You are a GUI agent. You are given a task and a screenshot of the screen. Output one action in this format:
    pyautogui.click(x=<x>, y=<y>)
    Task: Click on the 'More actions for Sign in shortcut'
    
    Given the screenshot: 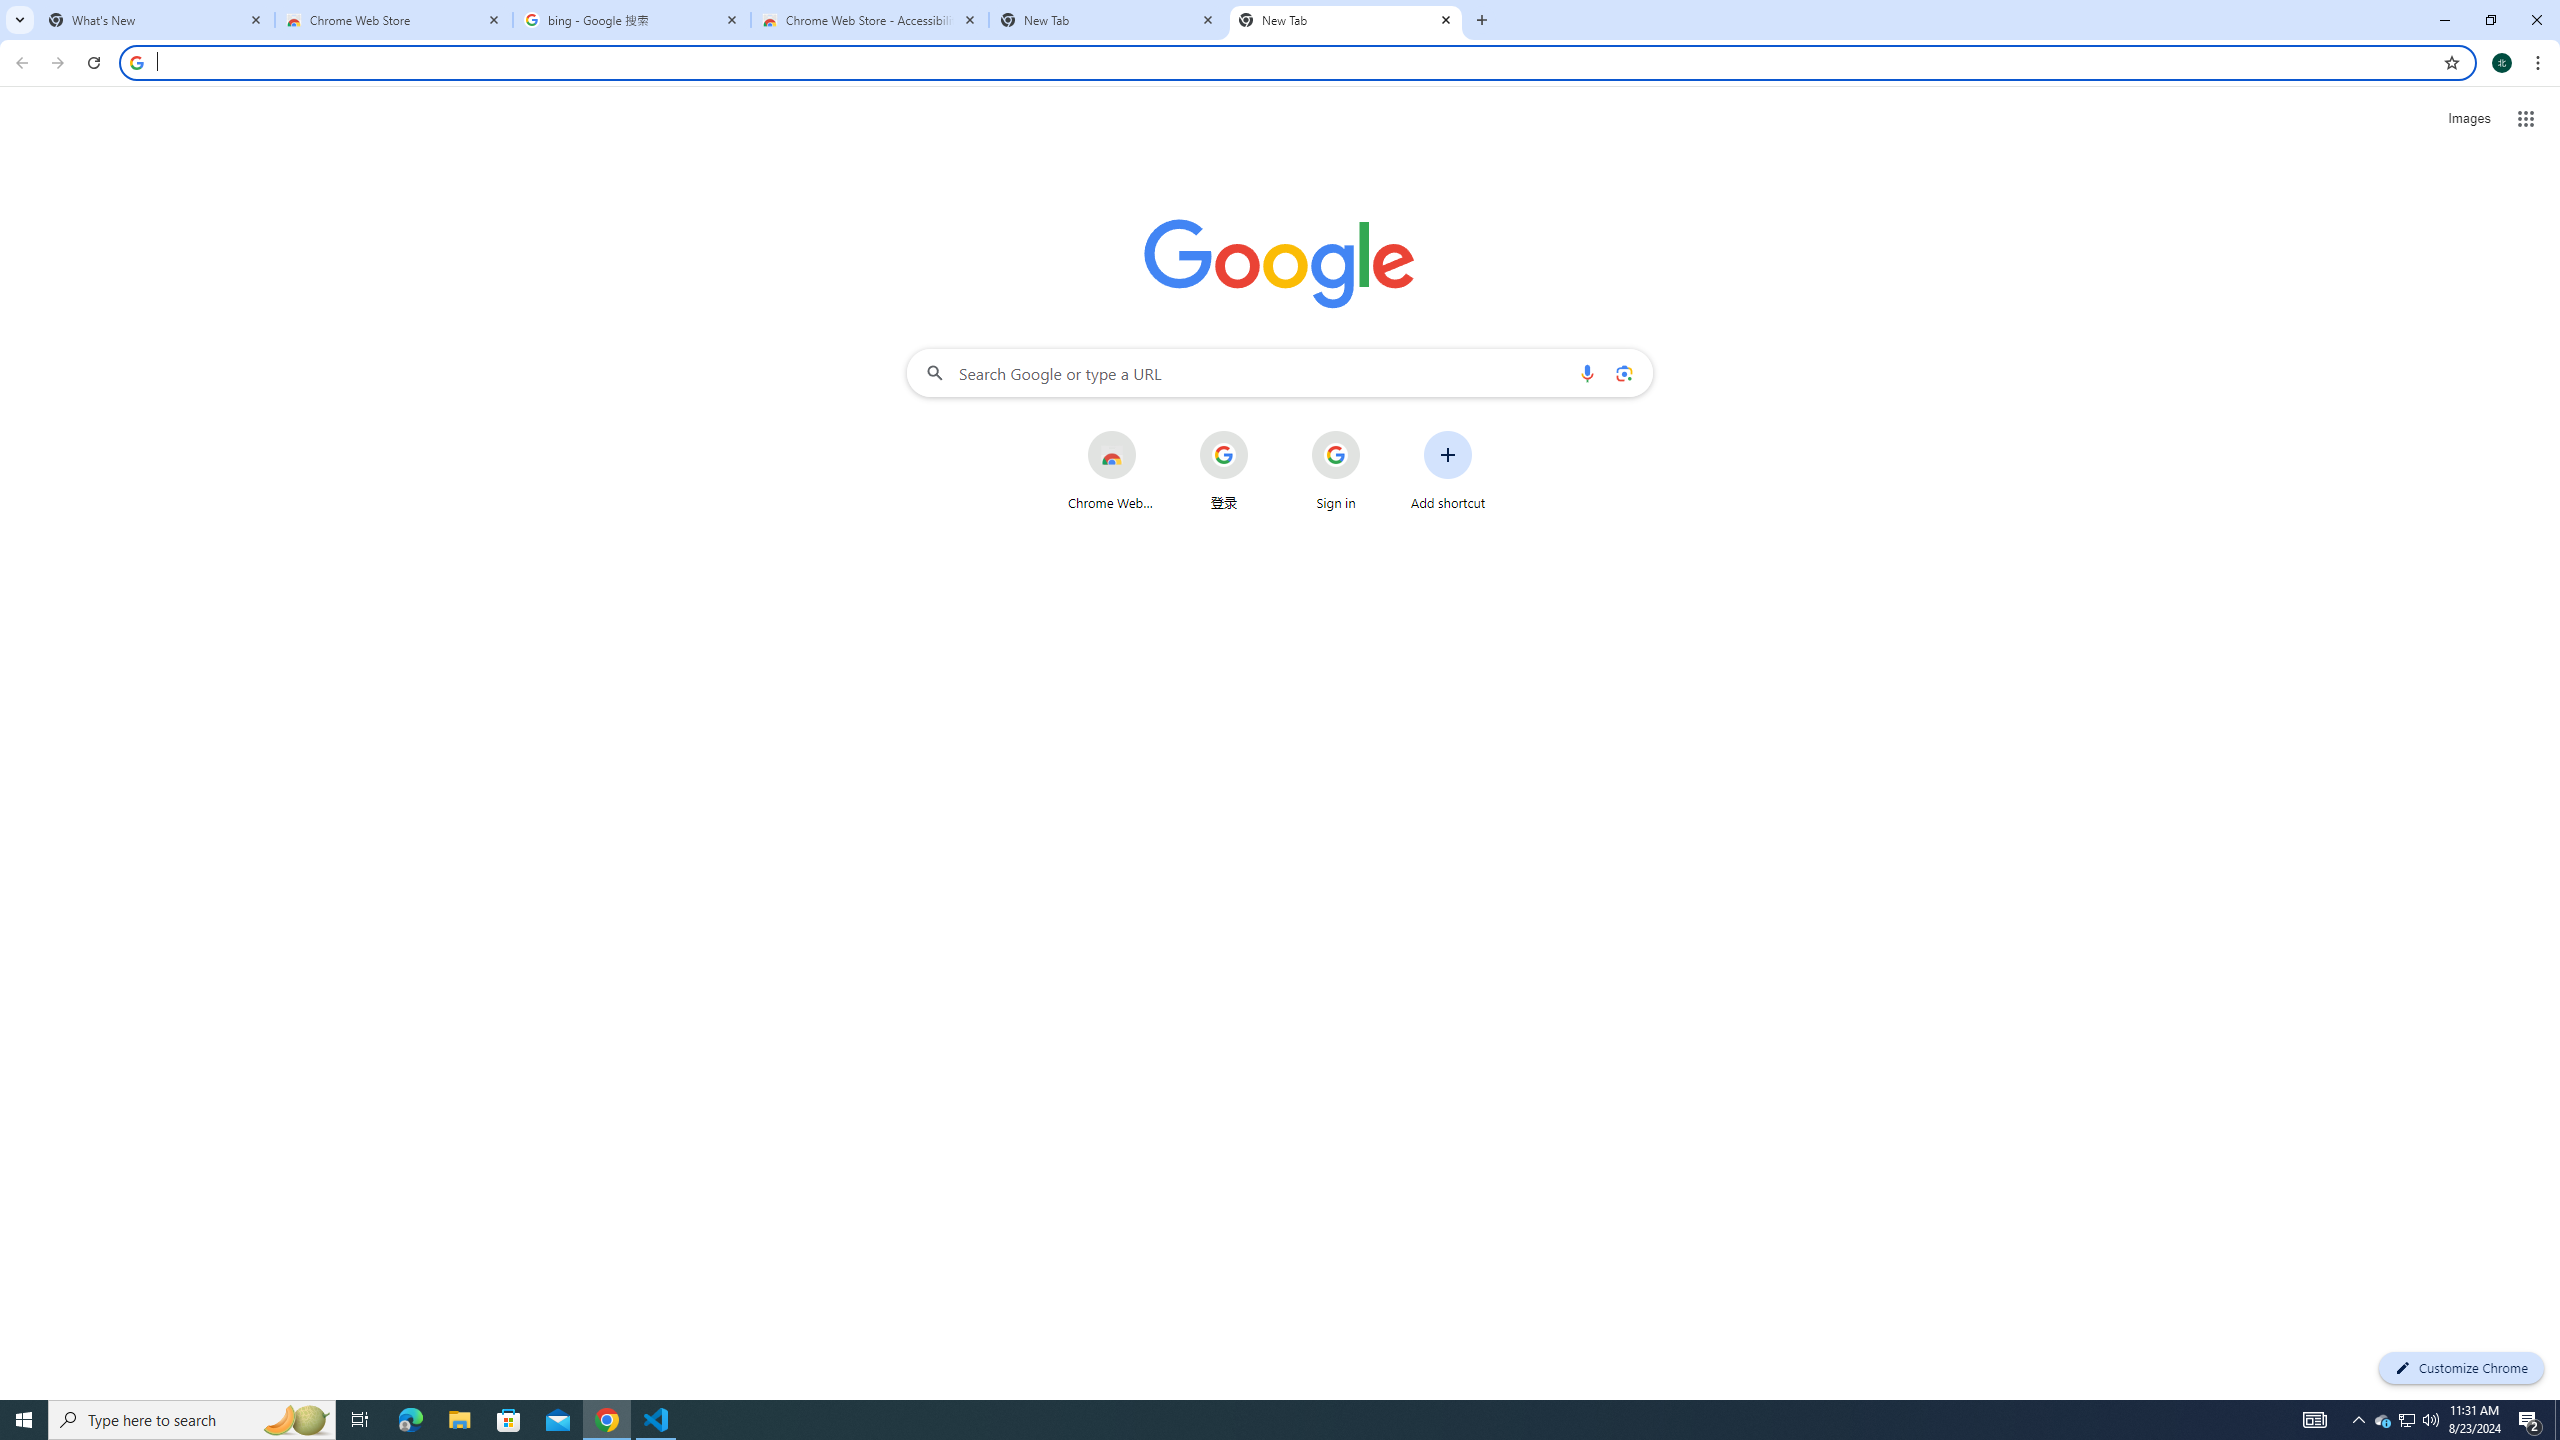 What is the action you would take?
    pyautogui.click(x=1375, y=432)
    